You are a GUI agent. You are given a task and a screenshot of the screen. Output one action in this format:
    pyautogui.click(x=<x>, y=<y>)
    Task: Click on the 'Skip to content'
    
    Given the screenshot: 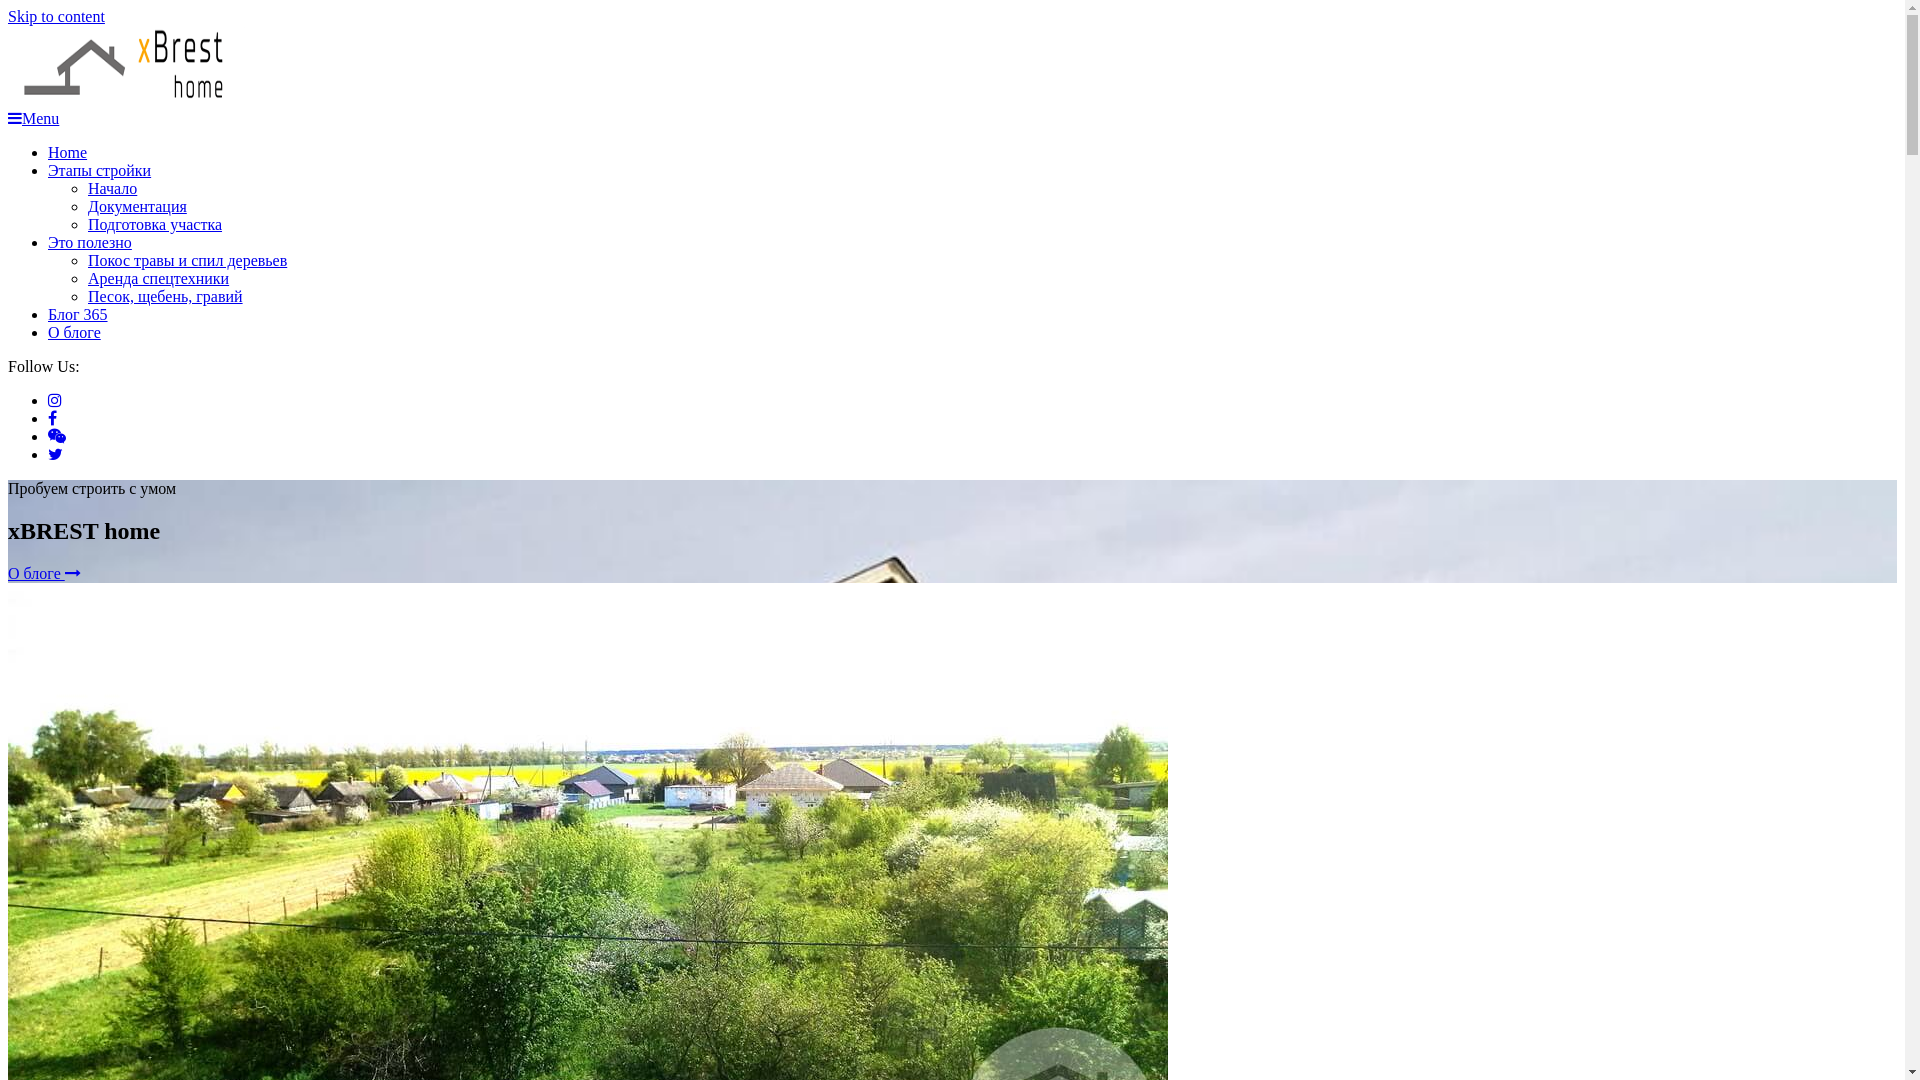 What is the action you would take?
    pyautogui.click(x=8, y=16)
    